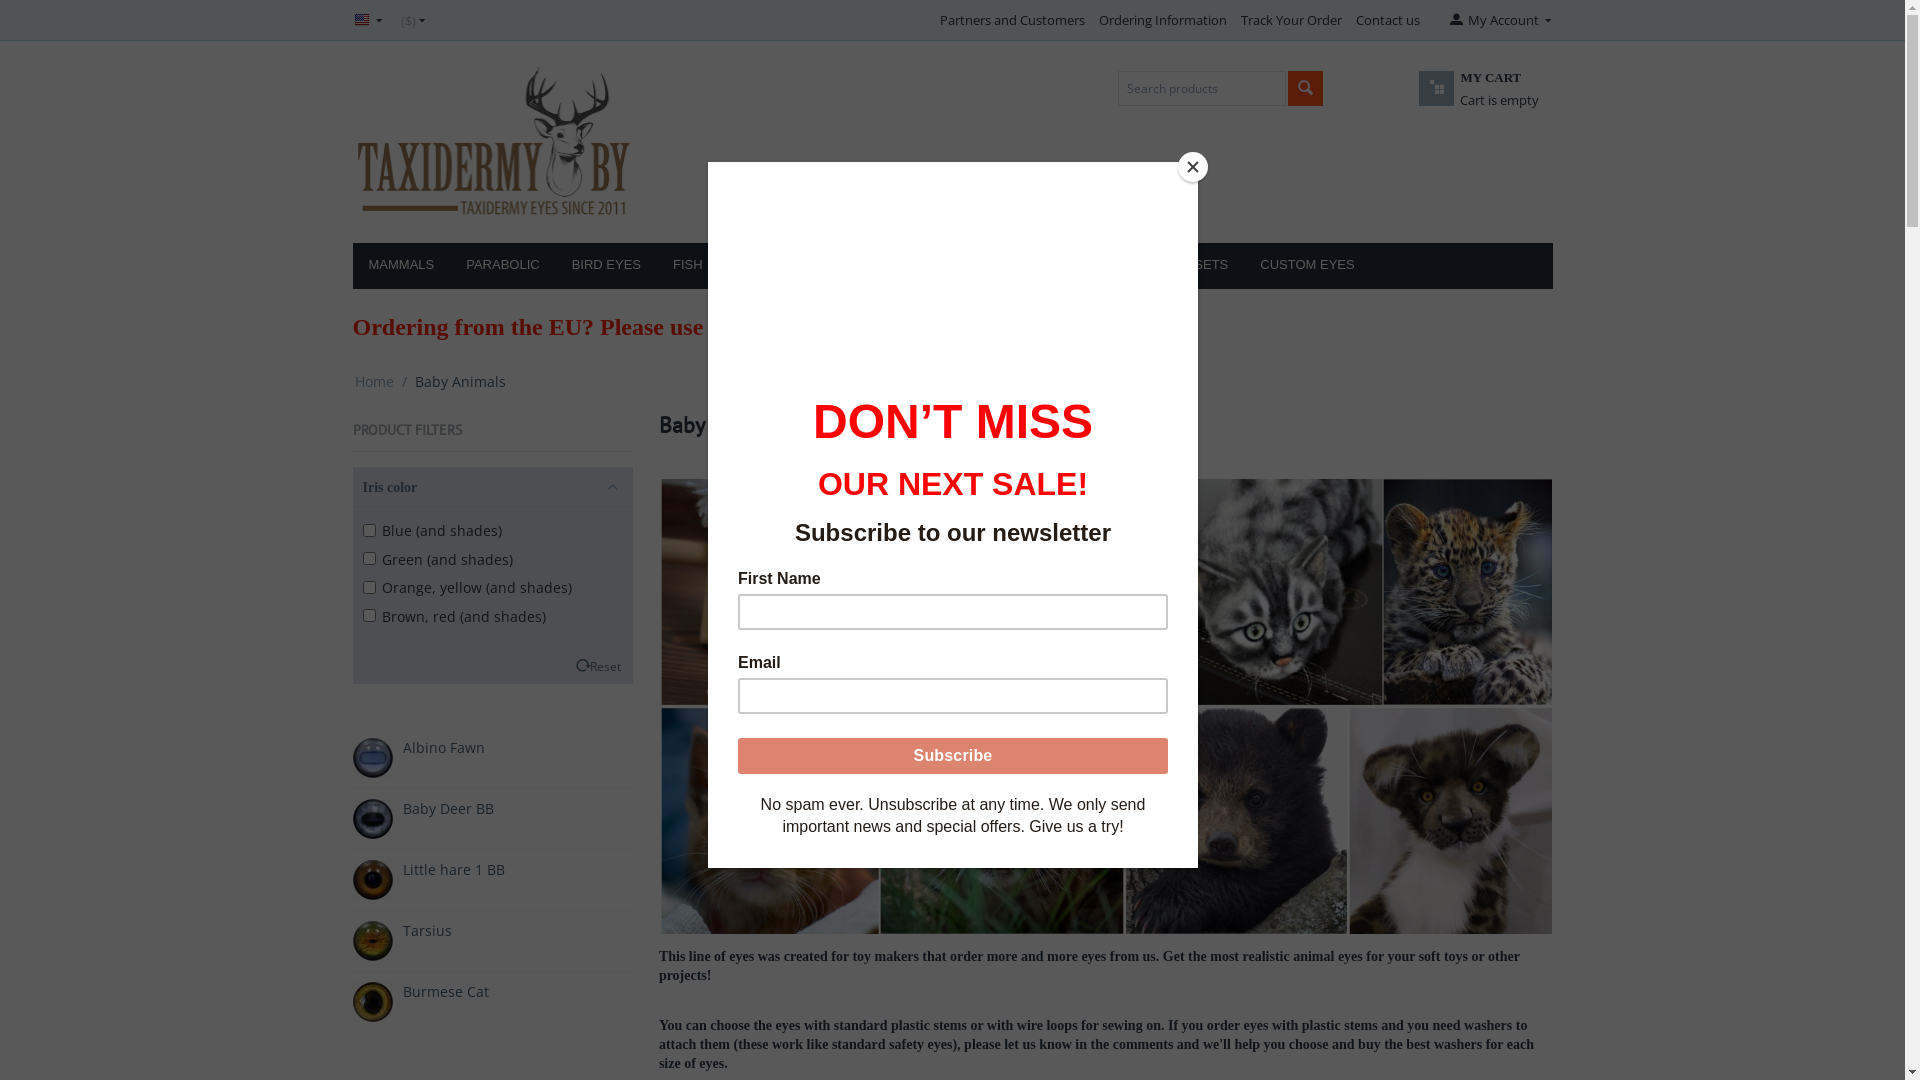 This screenshot has height=1080, width=1920. What do you see at coordinates (425, 930) in the screenshot?
I see `'Tarsius'` at bounding box center [425, 930].